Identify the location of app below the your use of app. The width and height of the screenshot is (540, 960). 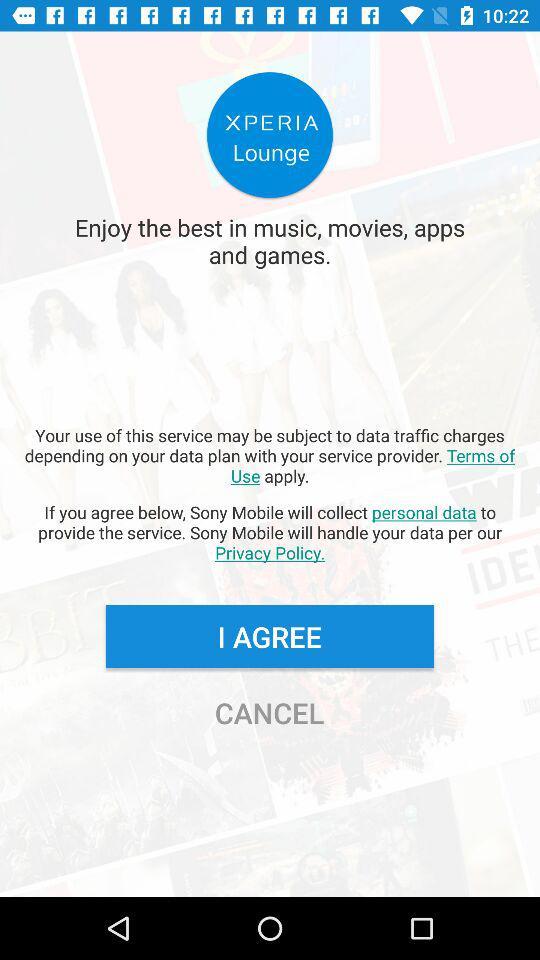
(270, 531).